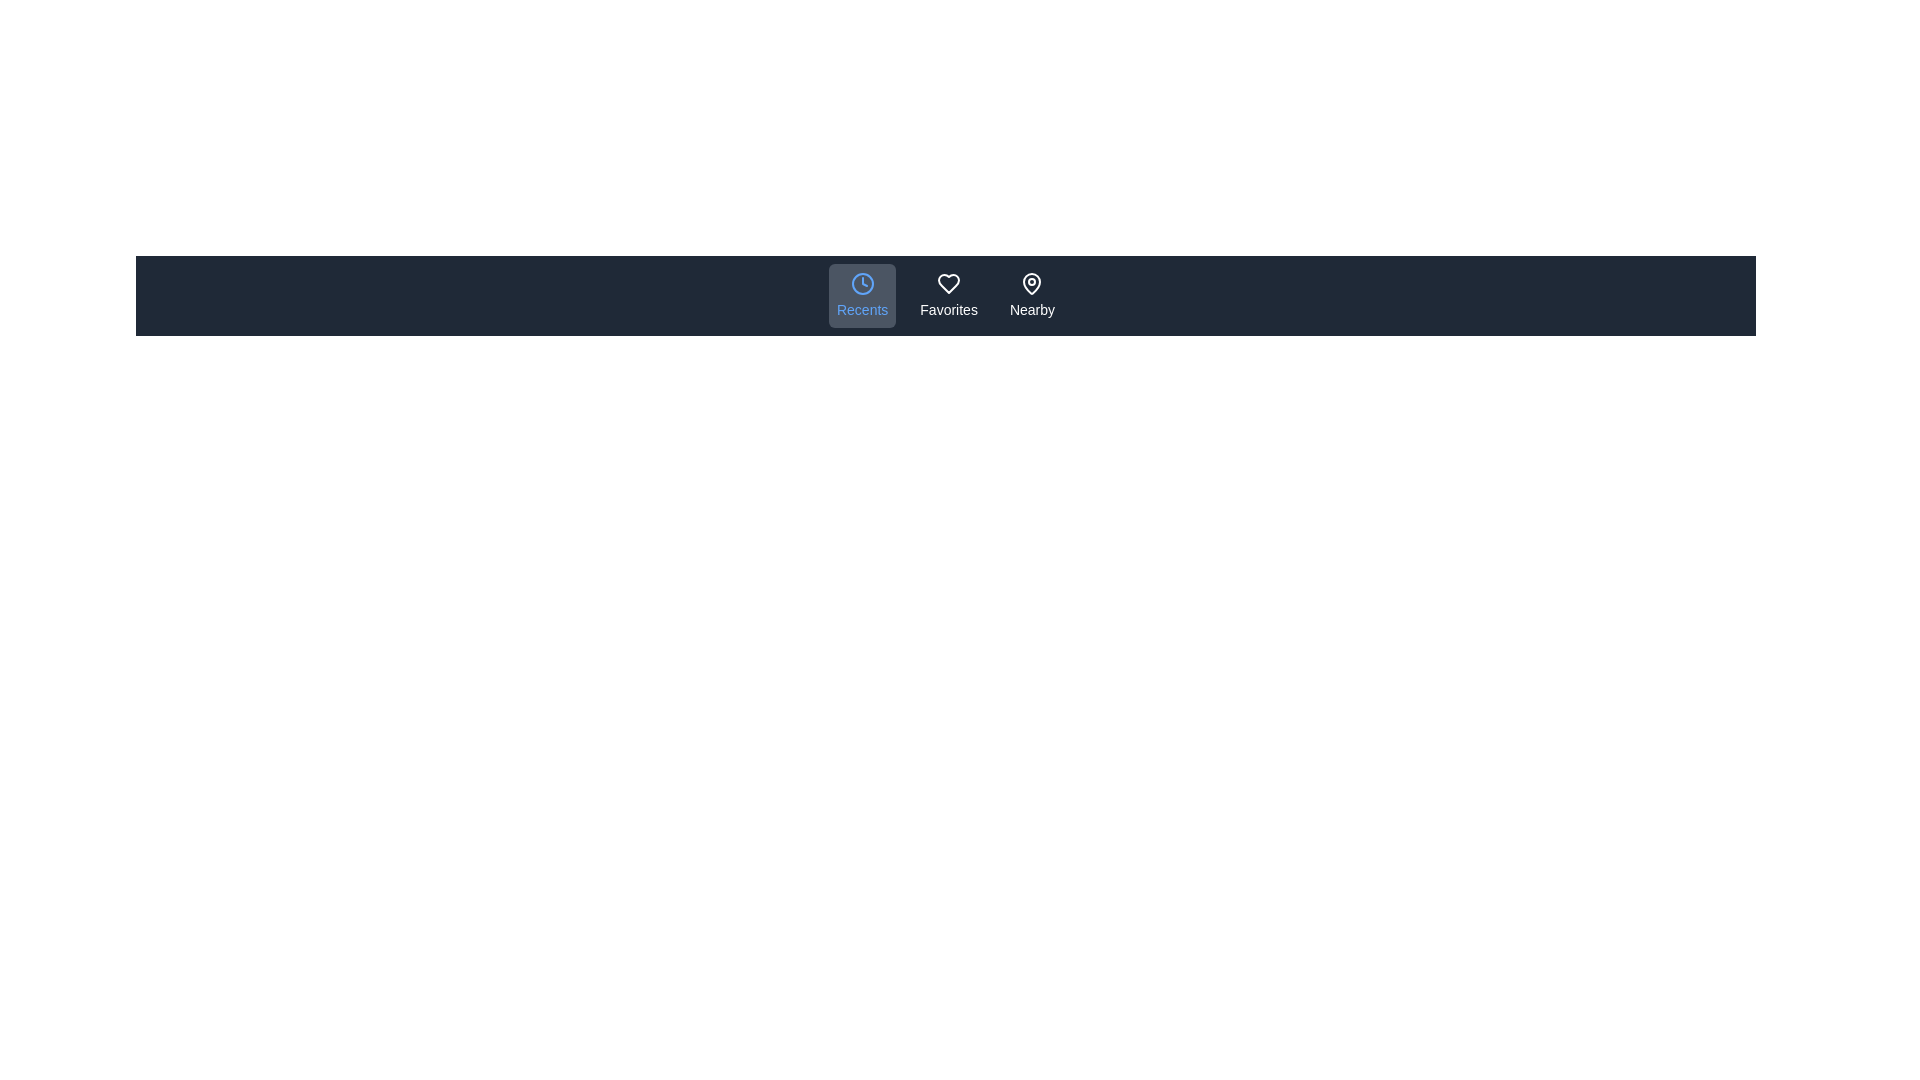 This screenshot has height=1080, width=1920. I want to click on the Favorites icon in the navigation bar, so click(948, 296).